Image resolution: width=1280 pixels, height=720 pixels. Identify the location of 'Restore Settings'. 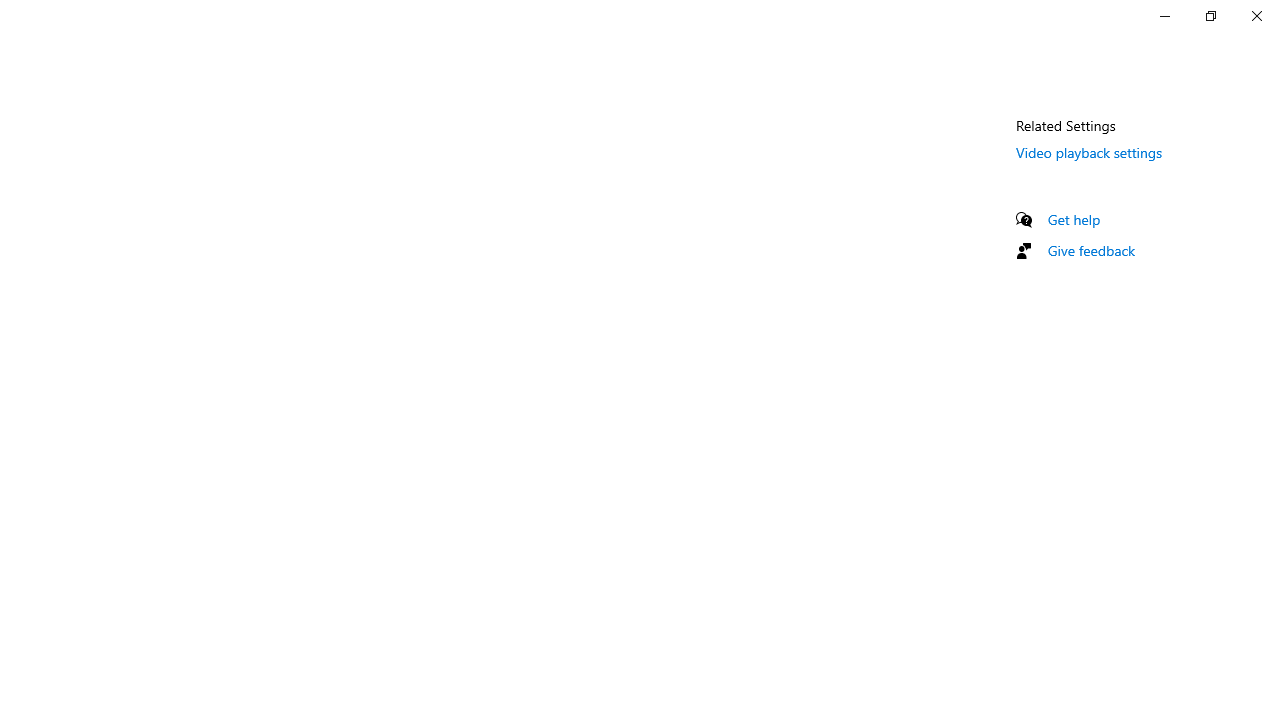
(1209, 15).